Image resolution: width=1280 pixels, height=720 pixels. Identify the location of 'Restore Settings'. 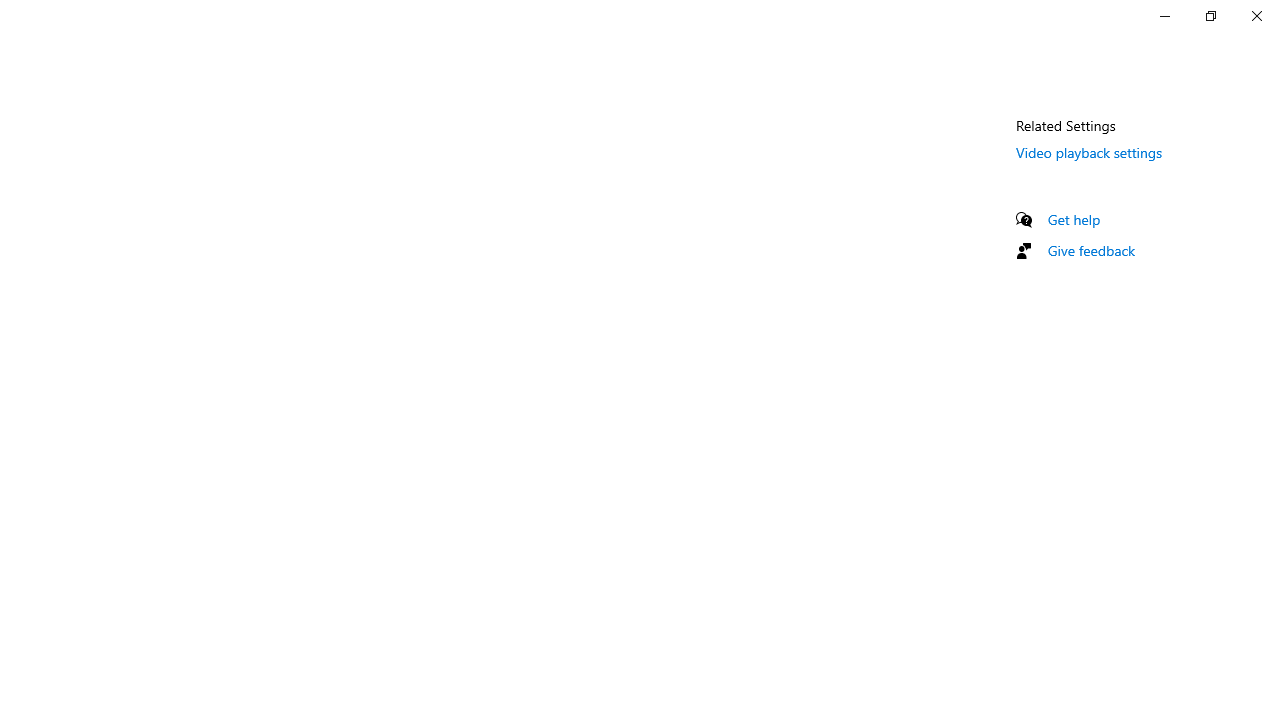
(1209, 15).